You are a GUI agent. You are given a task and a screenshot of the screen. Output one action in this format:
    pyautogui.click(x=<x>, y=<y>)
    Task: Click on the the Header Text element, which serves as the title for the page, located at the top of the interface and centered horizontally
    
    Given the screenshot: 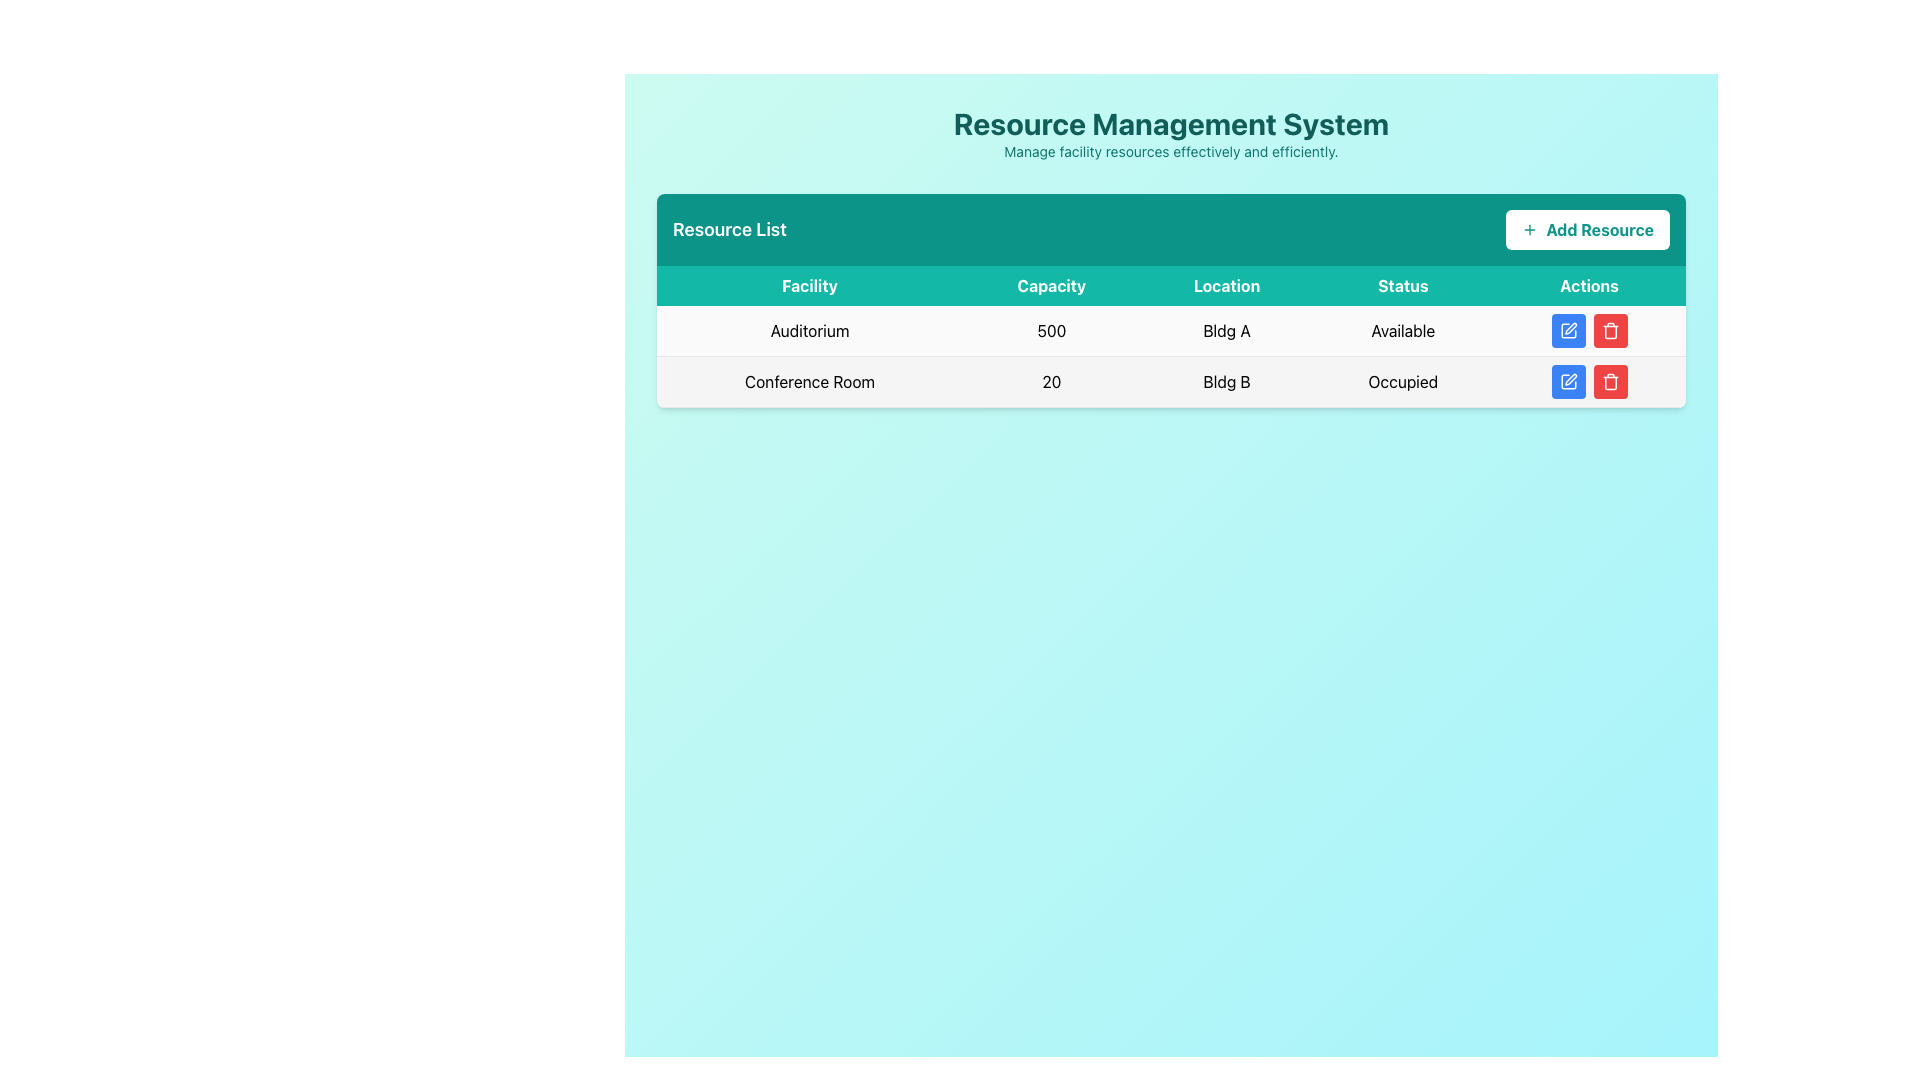 What is the action you would take?
    pyautogui.click(x=1171, y=123)
    